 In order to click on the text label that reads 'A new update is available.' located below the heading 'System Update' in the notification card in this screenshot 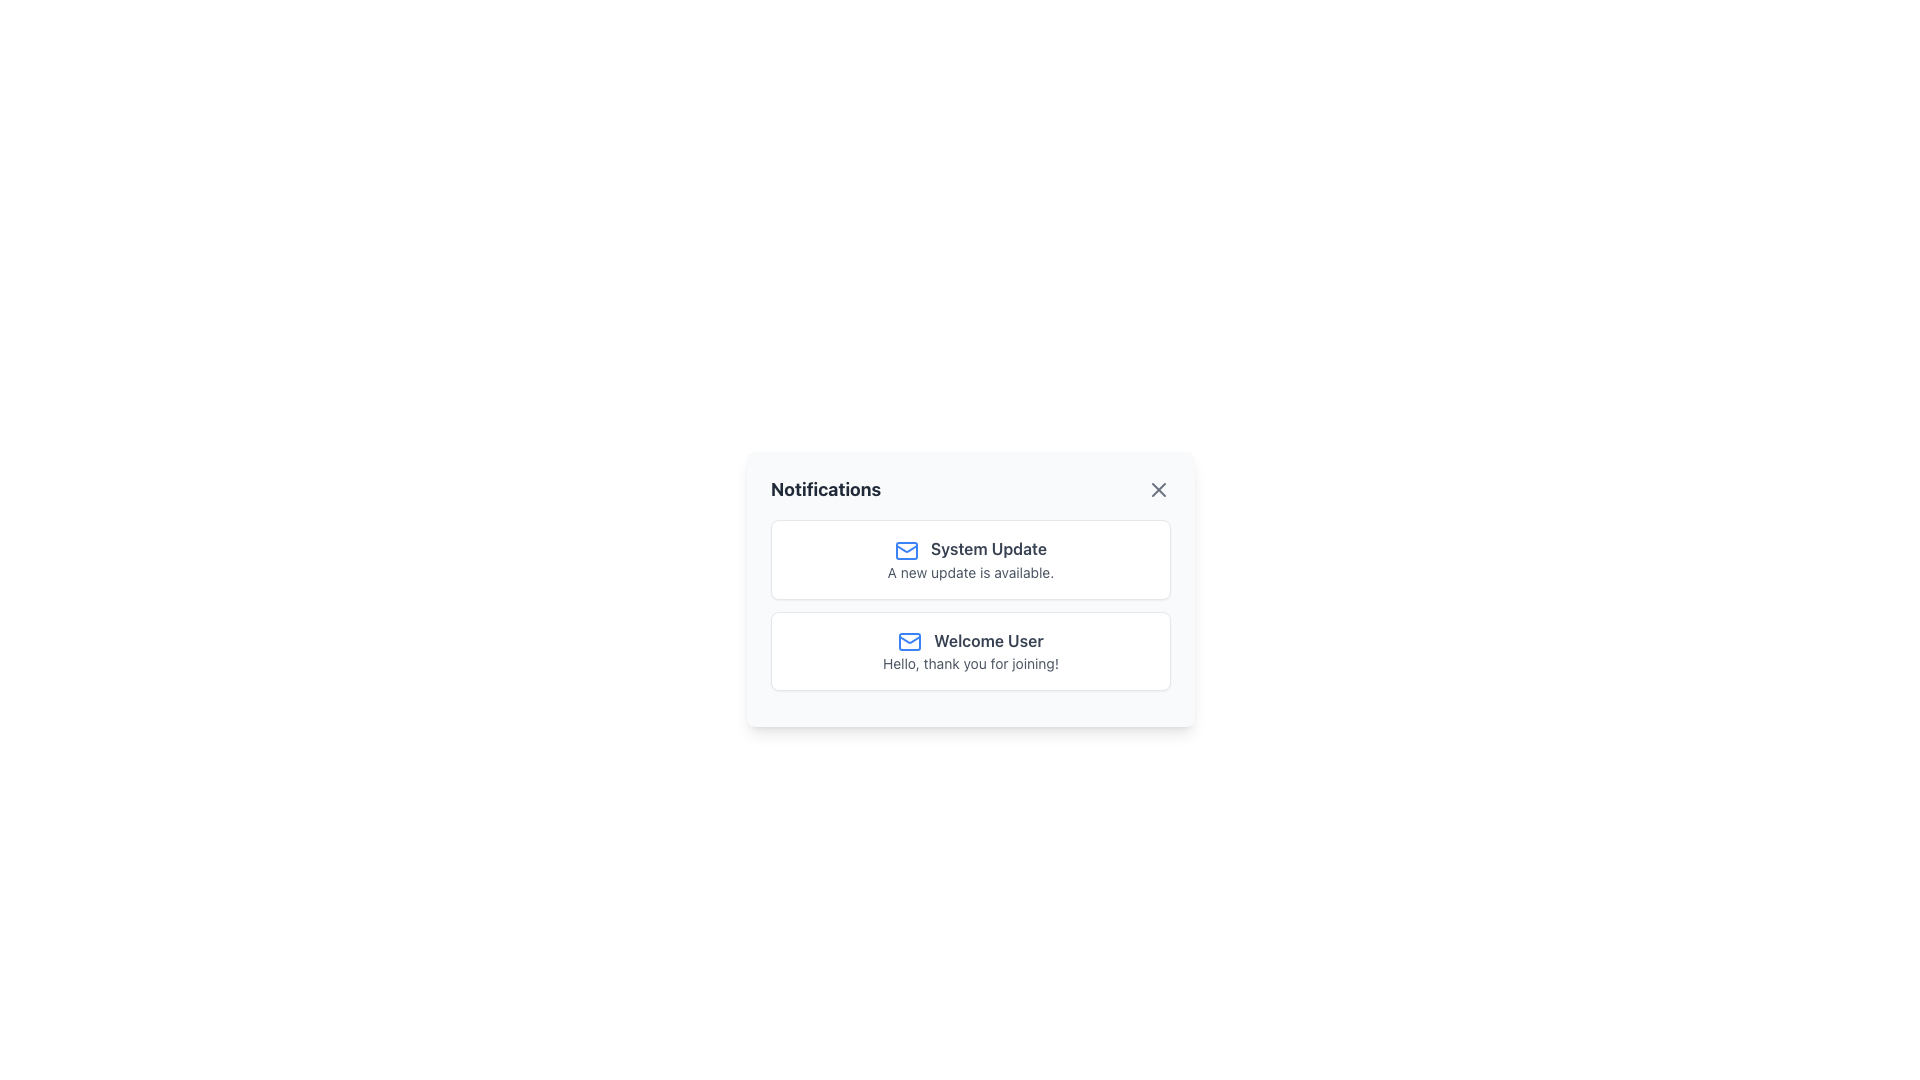, I will do `click(970, 571)`.